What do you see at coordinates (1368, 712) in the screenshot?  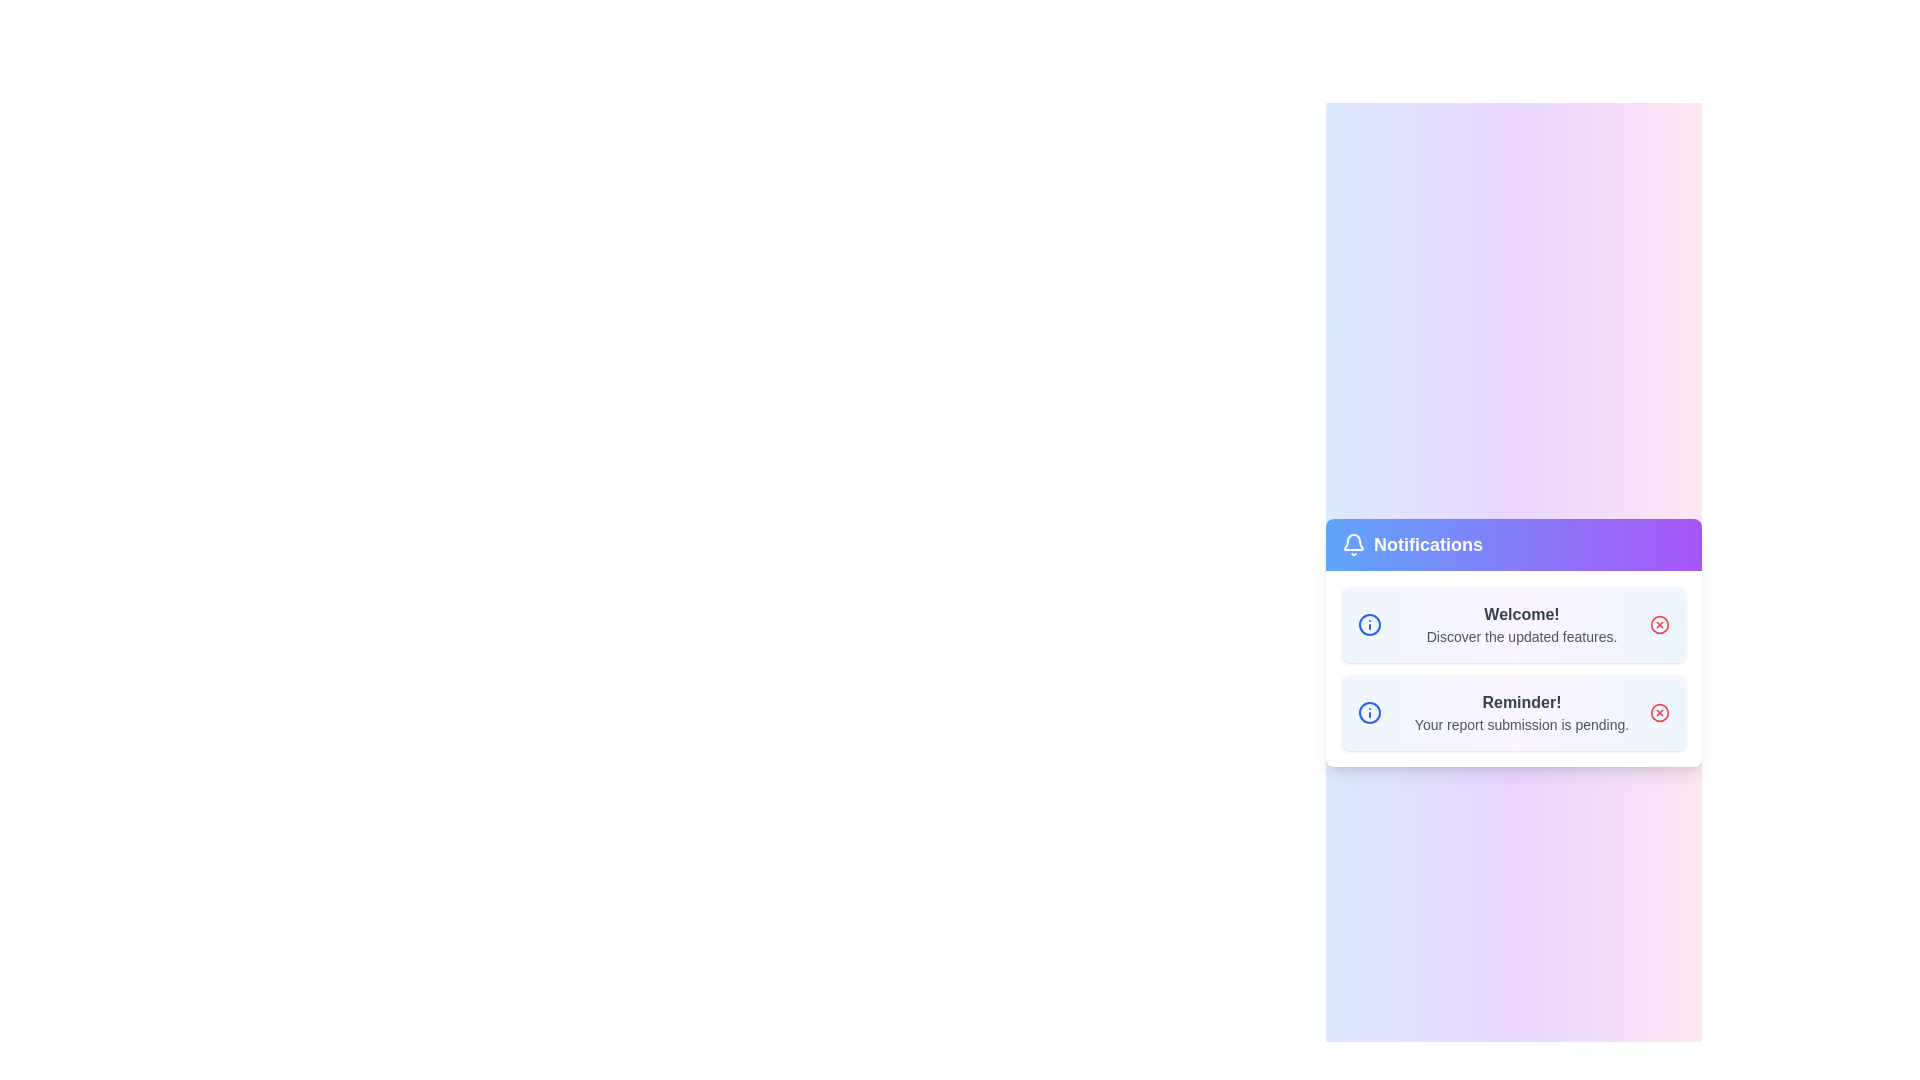 I see `the circular icon with a blue border and white fill, located next to the header 'Welcome!' in the notification interface` at bounding box center [1368, 712].